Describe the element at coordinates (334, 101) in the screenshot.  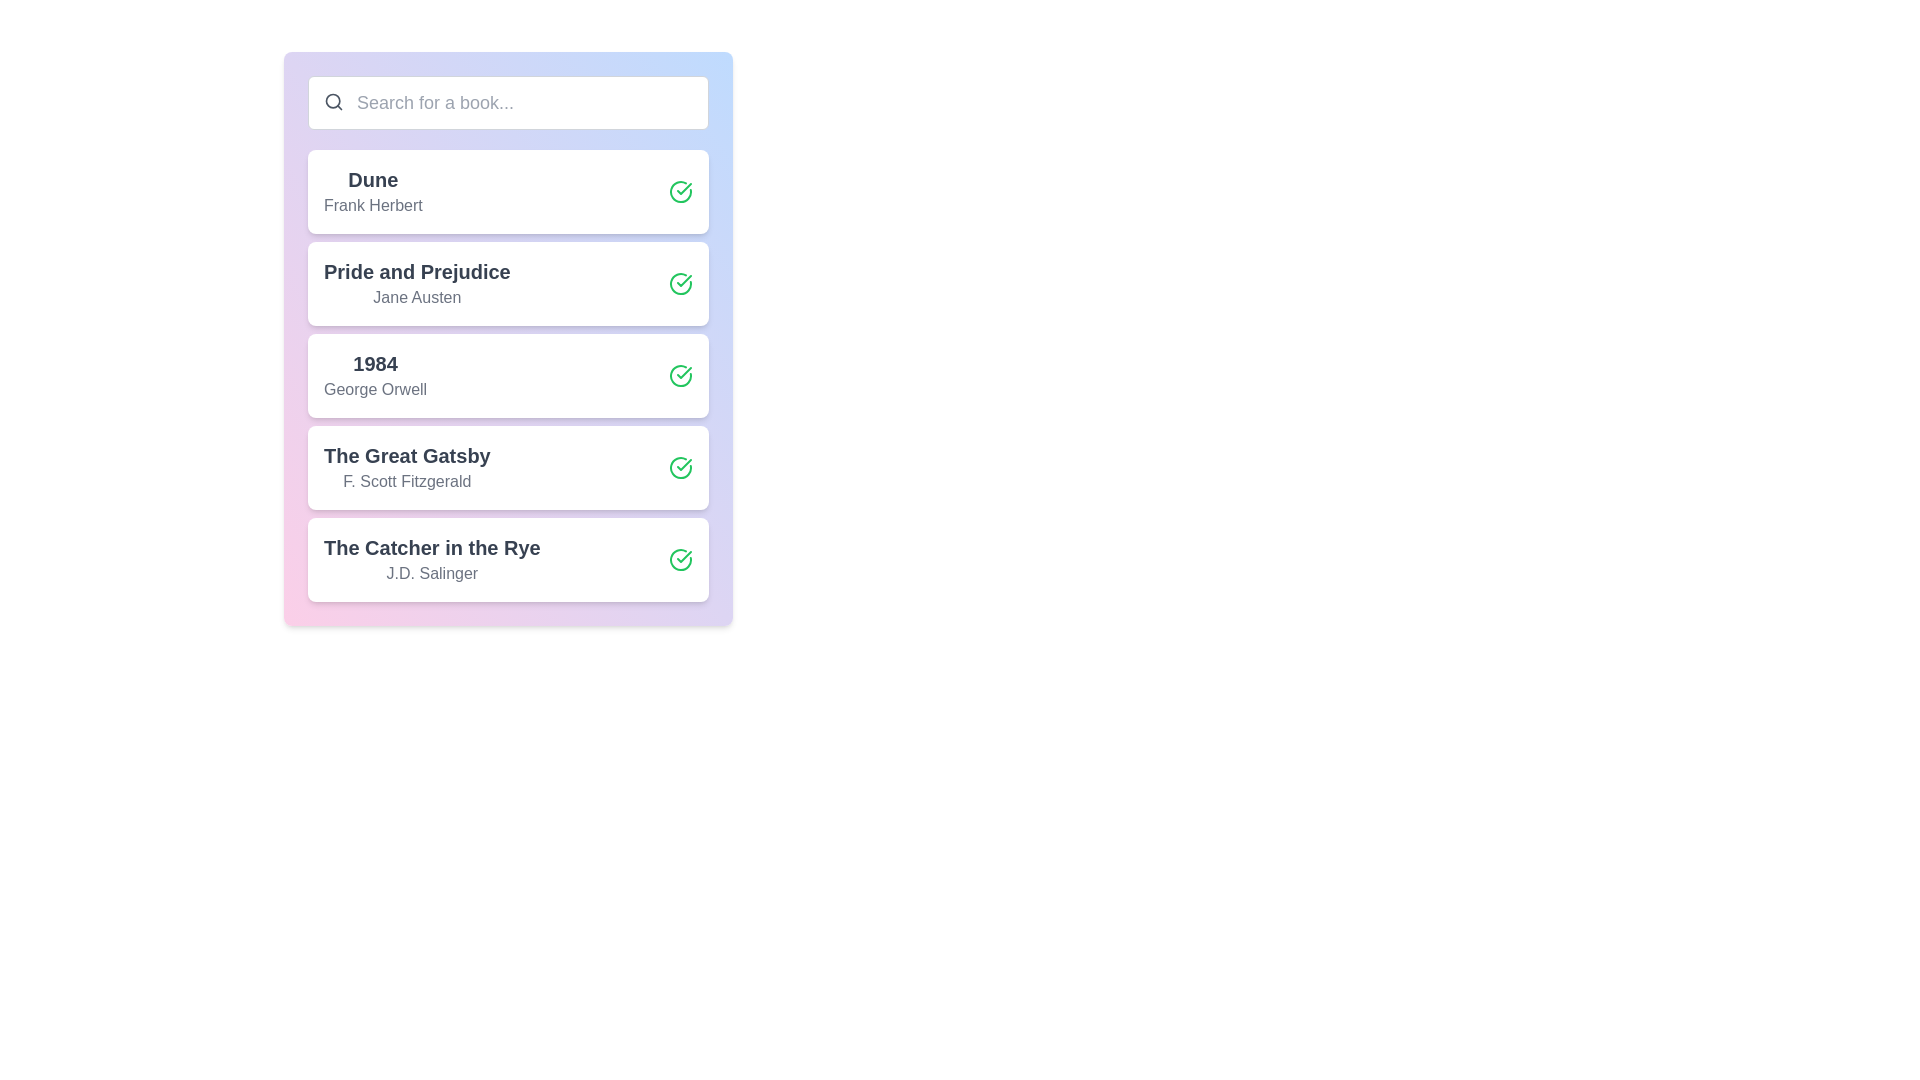
I see `the magnifying glass icon associated with search functionality located at the far left edge of the search input field` at that location.